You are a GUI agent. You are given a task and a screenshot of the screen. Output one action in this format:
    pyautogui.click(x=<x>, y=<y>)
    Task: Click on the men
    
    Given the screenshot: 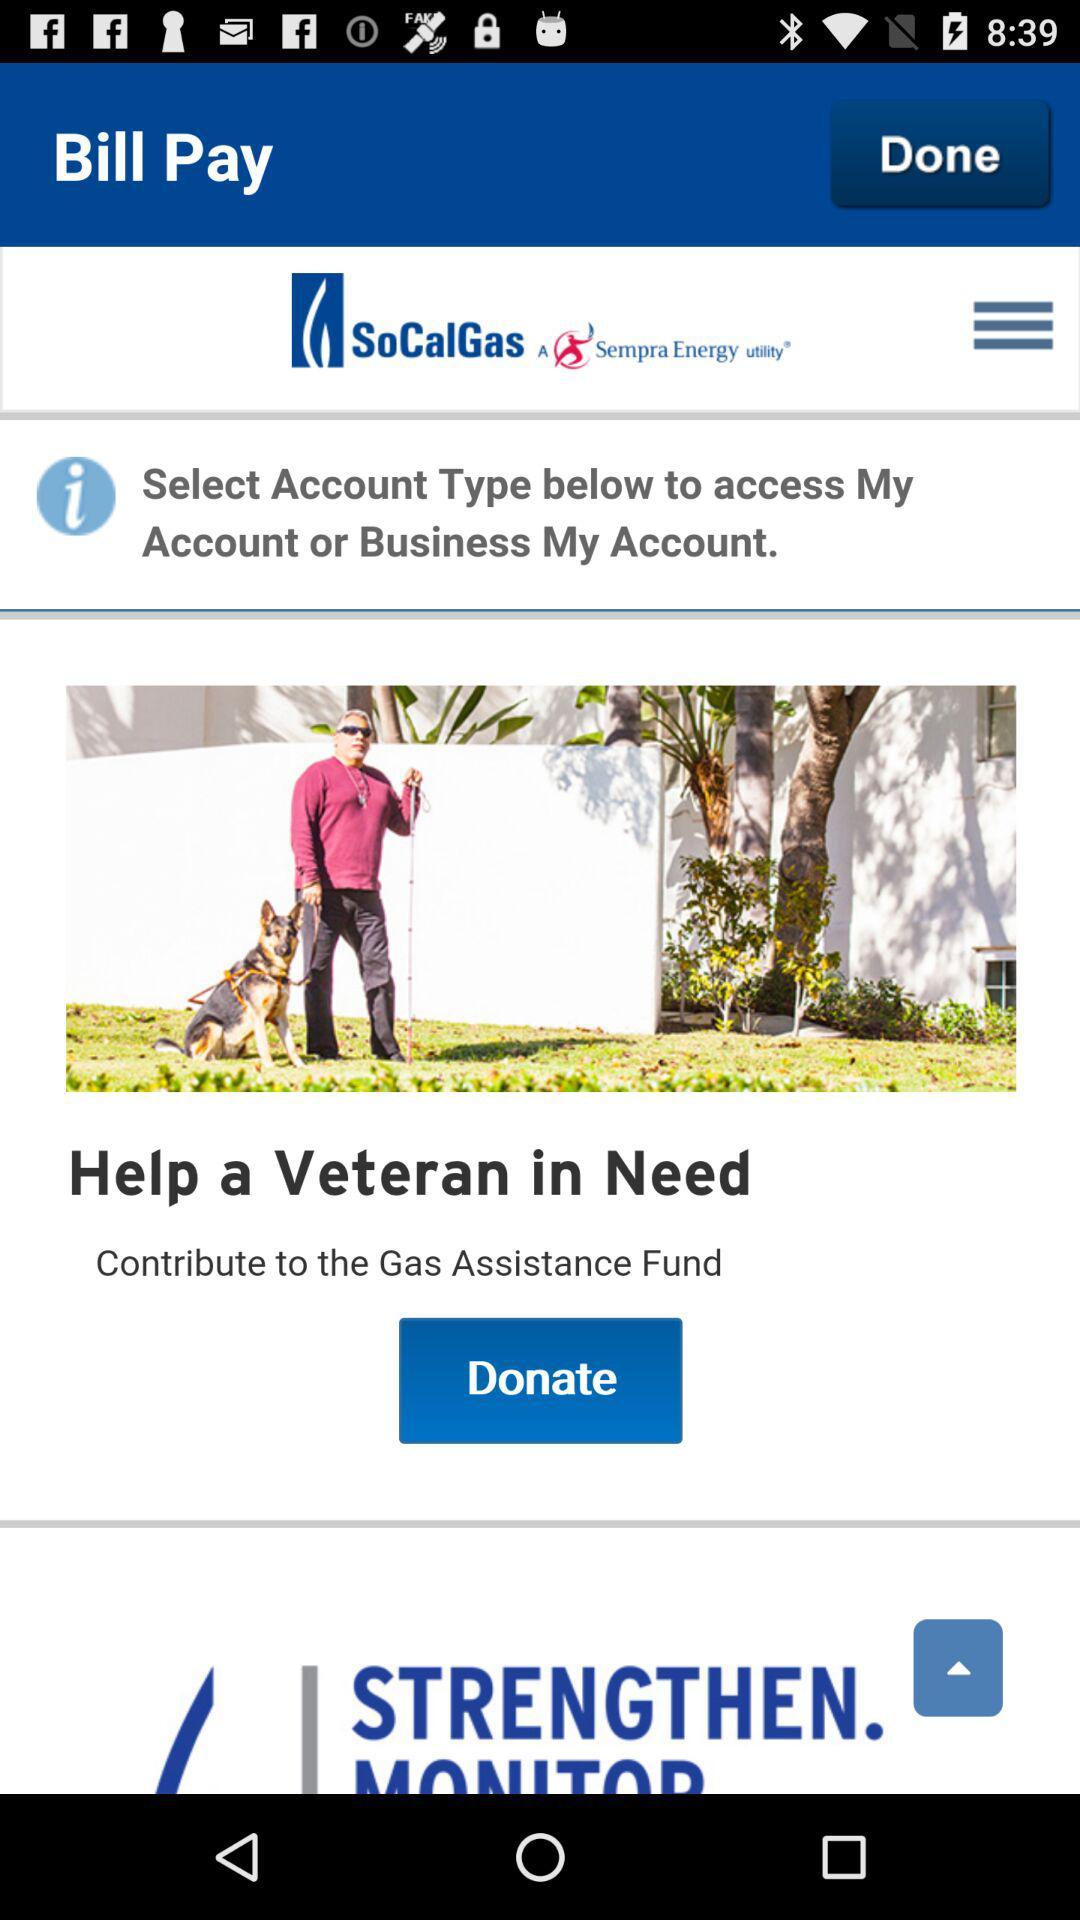 What is the action you would take?
    pyautogui.click(x=540, y=1020)
    